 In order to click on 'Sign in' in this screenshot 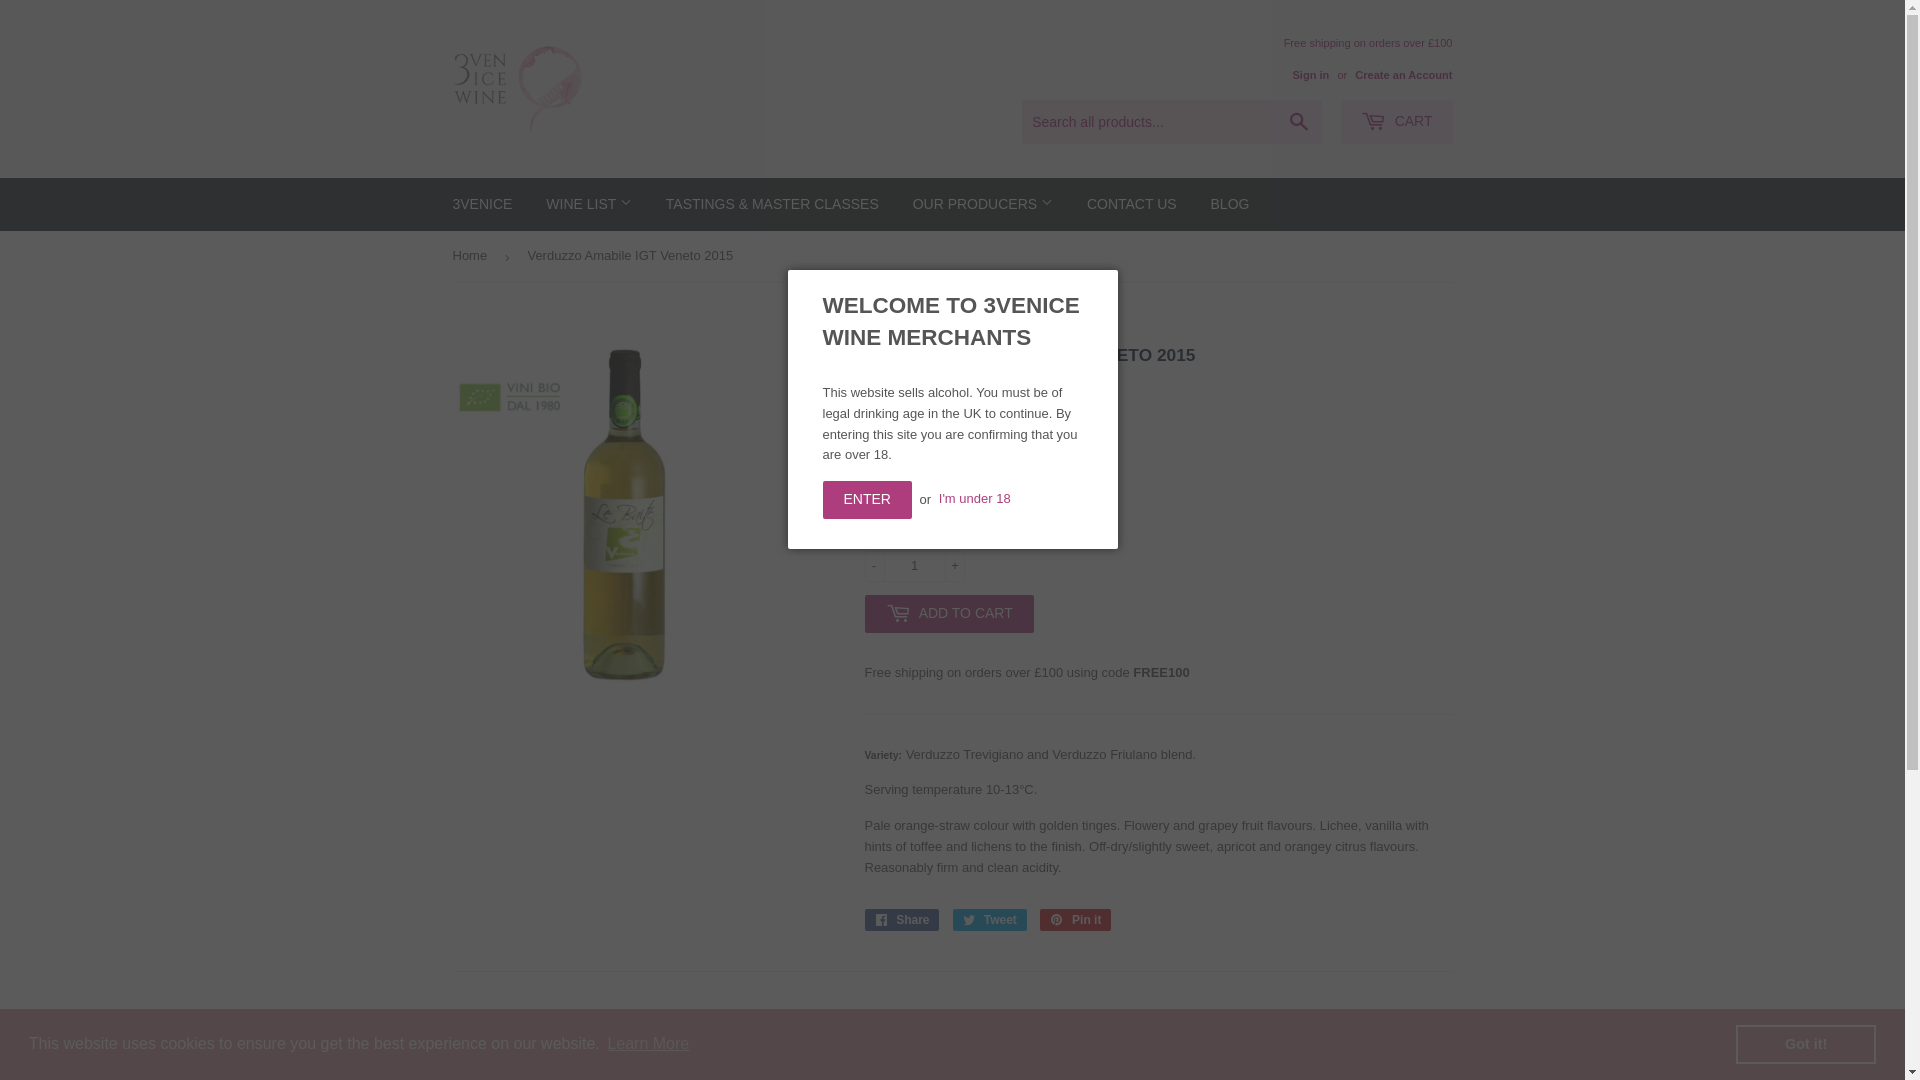, I will do `click(1310, 73)`.